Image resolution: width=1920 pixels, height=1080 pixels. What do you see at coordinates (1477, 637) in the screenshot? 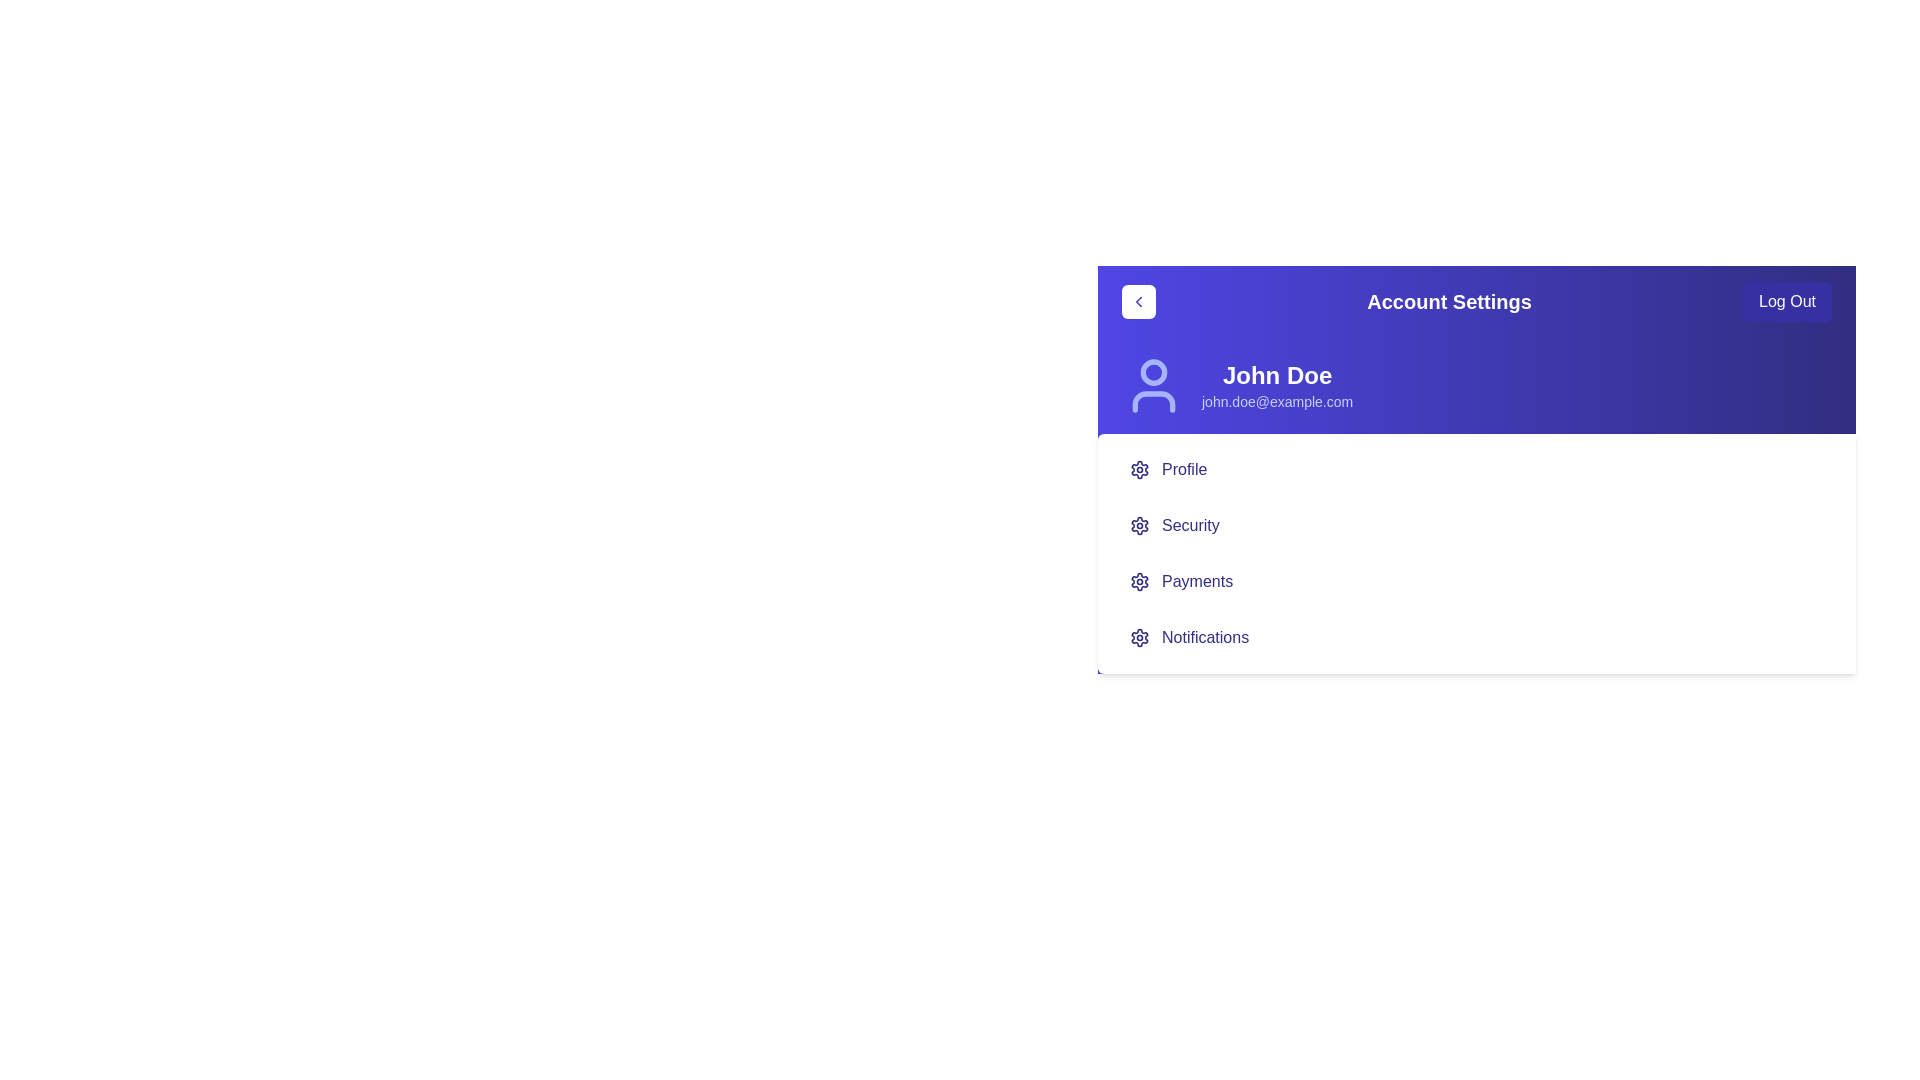
I see `the 'Notifications' menu item, which is the fourth item in the vertical menu list` at bounding box center [1477, 637].